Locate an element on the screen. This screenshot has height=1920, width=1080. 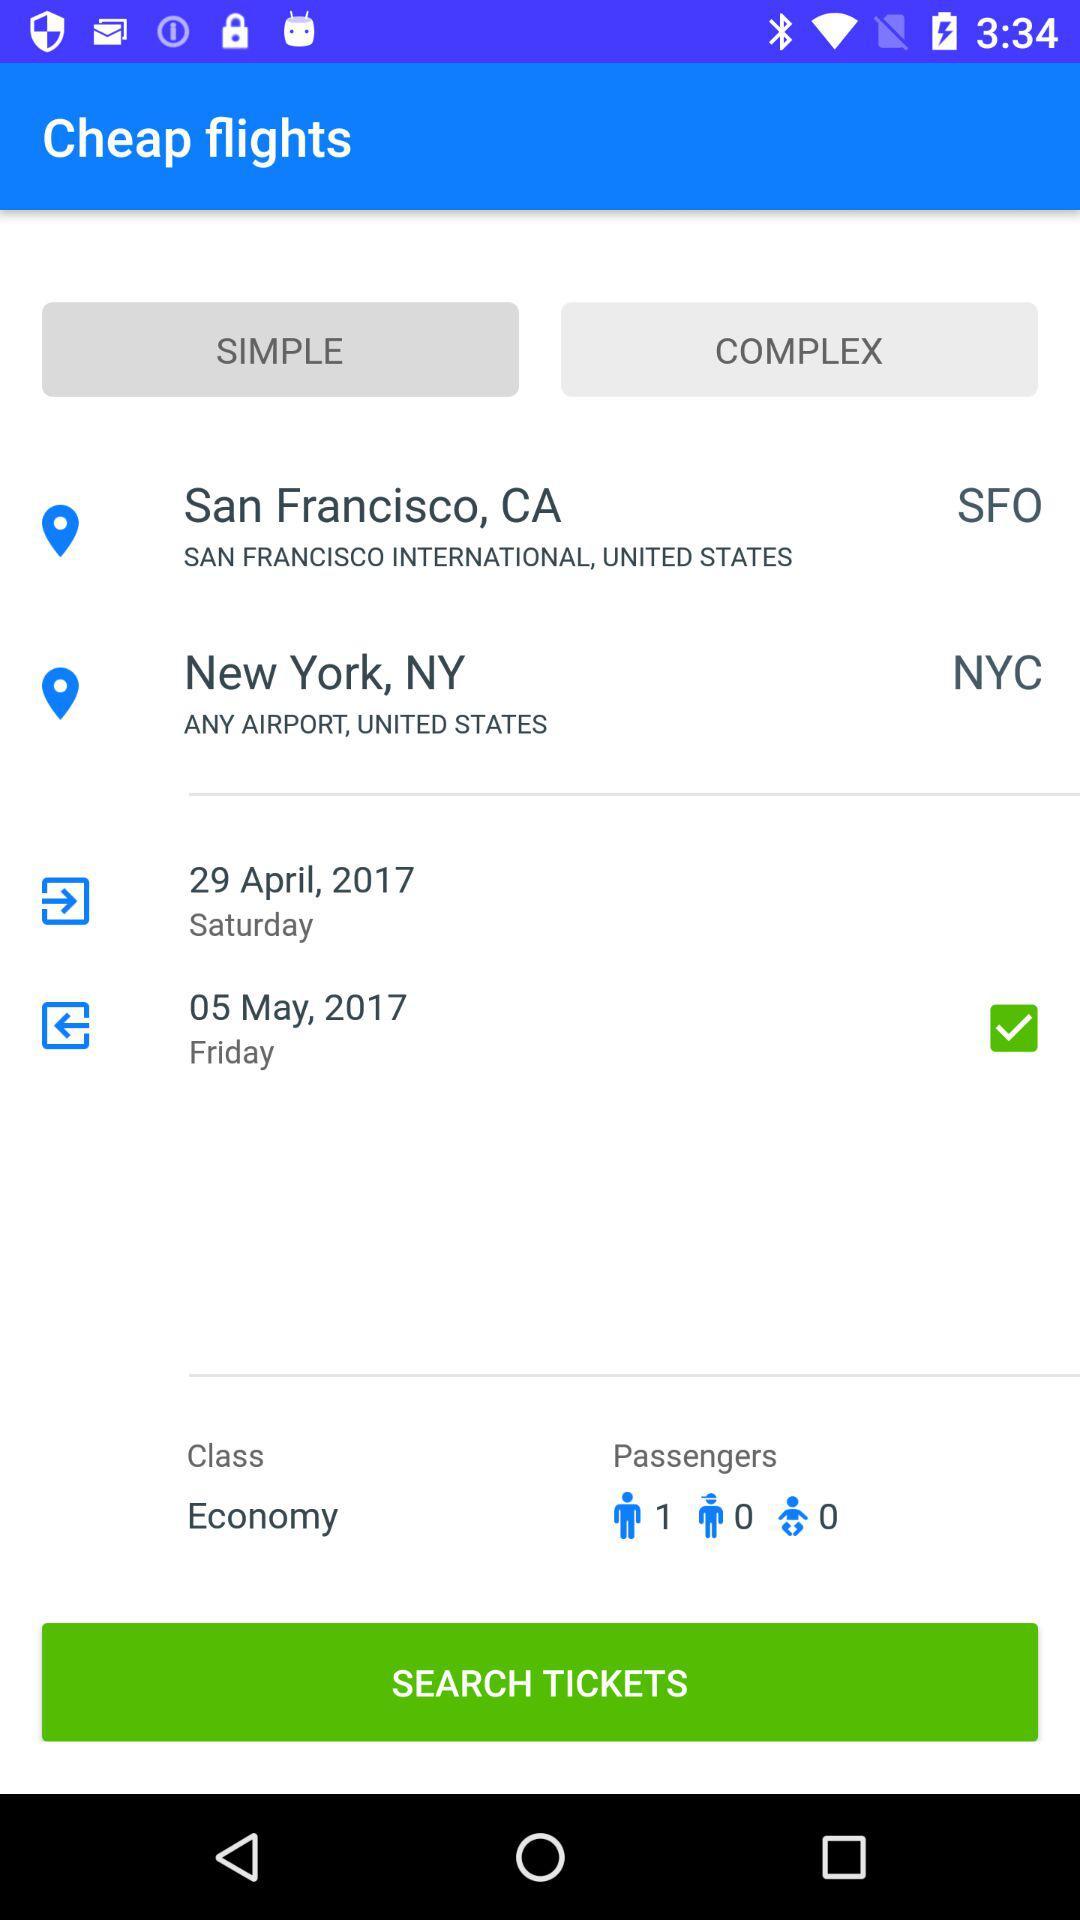
the icon to the left of complex icon is located at coordinates (280, 349).